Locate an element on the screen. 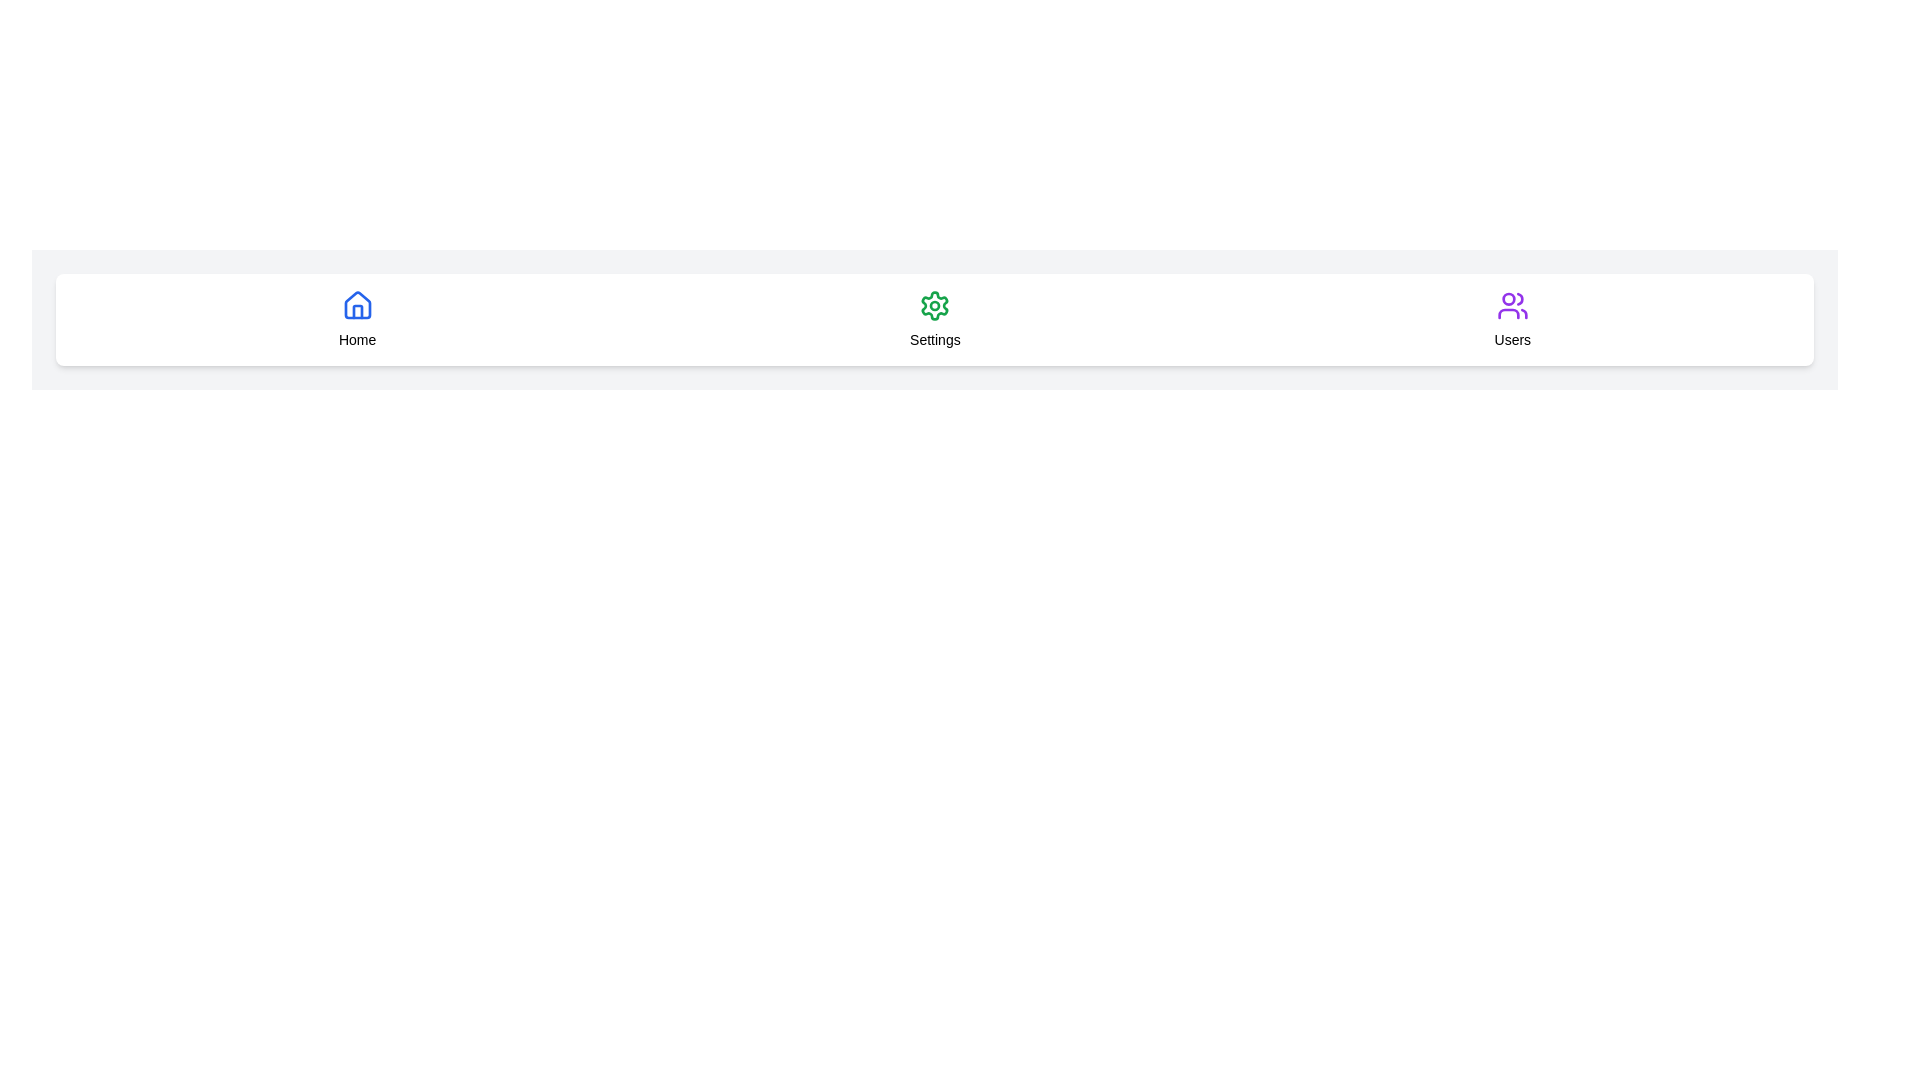  the Settings navigation button is located at coordinates (934, 319).